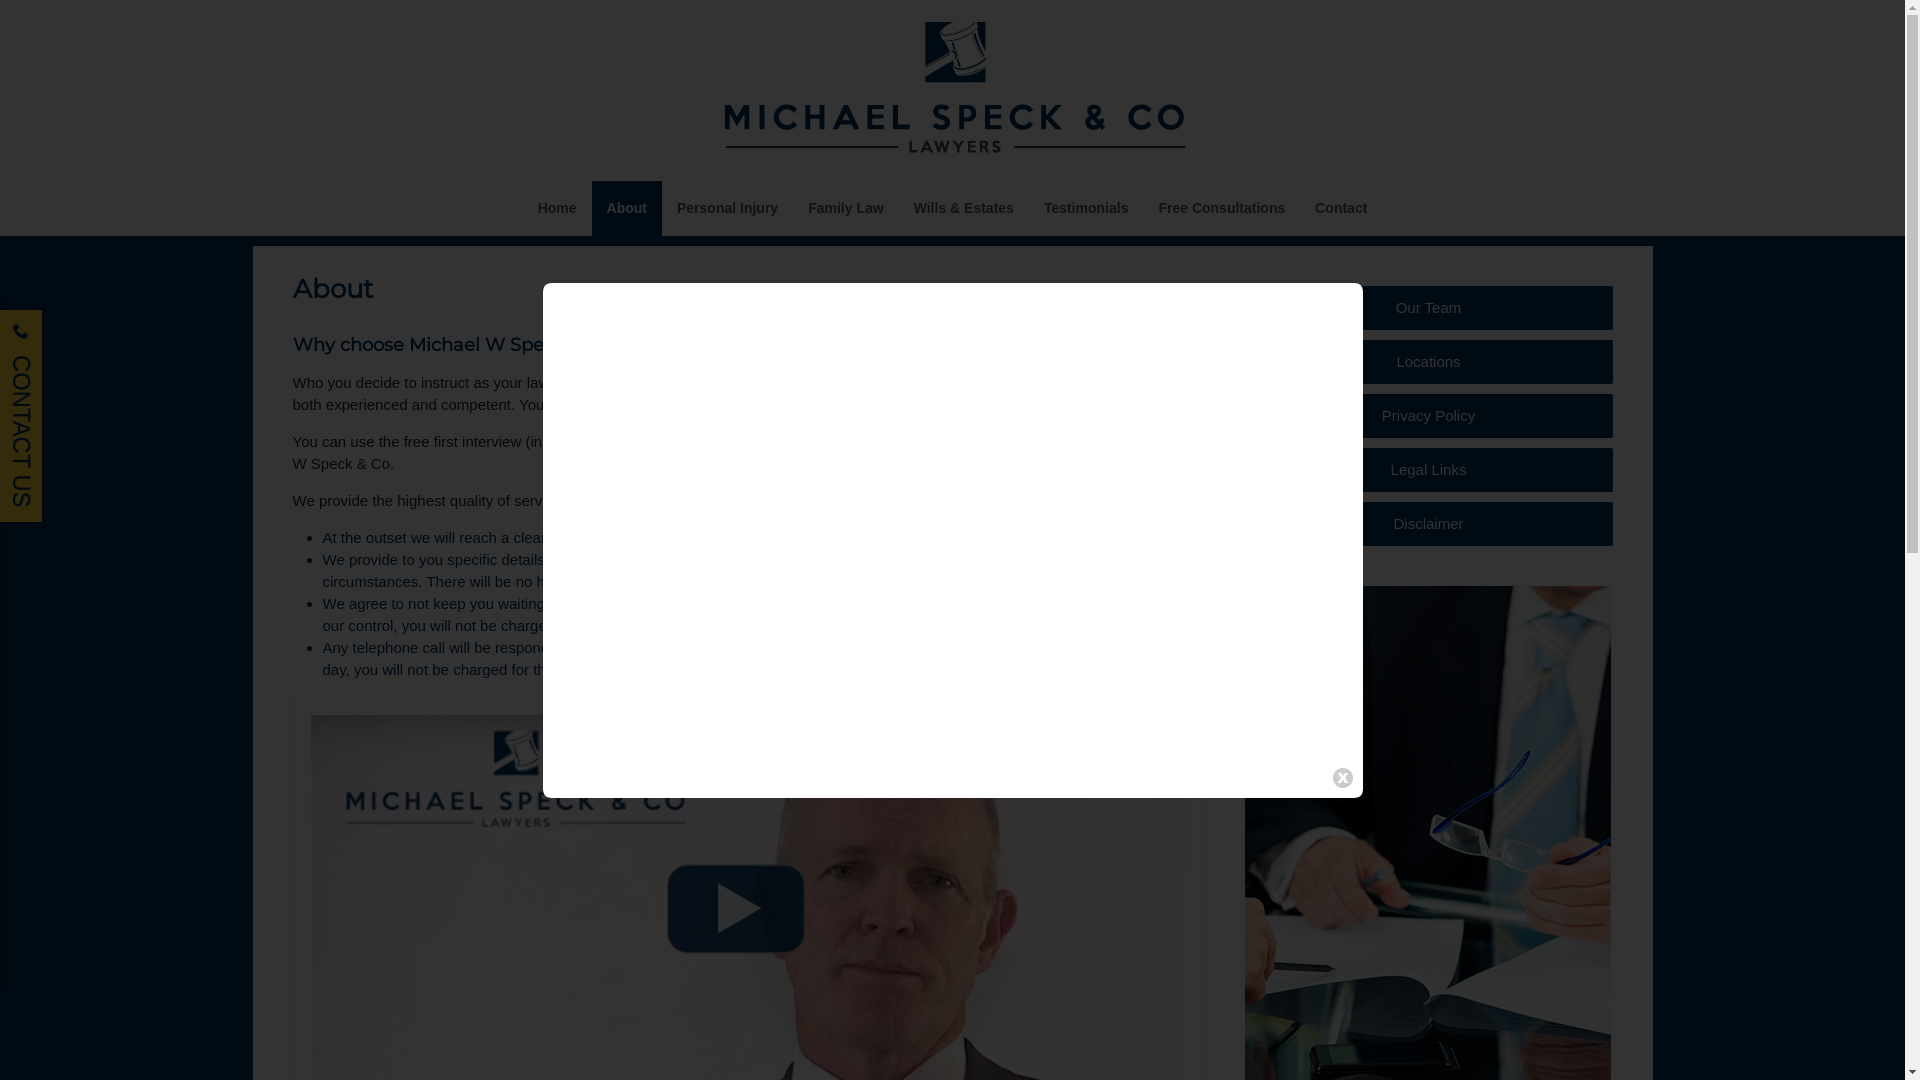 The height and width of the screenshot is (1080, 1920). Describe the element at coordinates (964, 208) in the screenshot. I see `'Wills & Estates'` at that location.